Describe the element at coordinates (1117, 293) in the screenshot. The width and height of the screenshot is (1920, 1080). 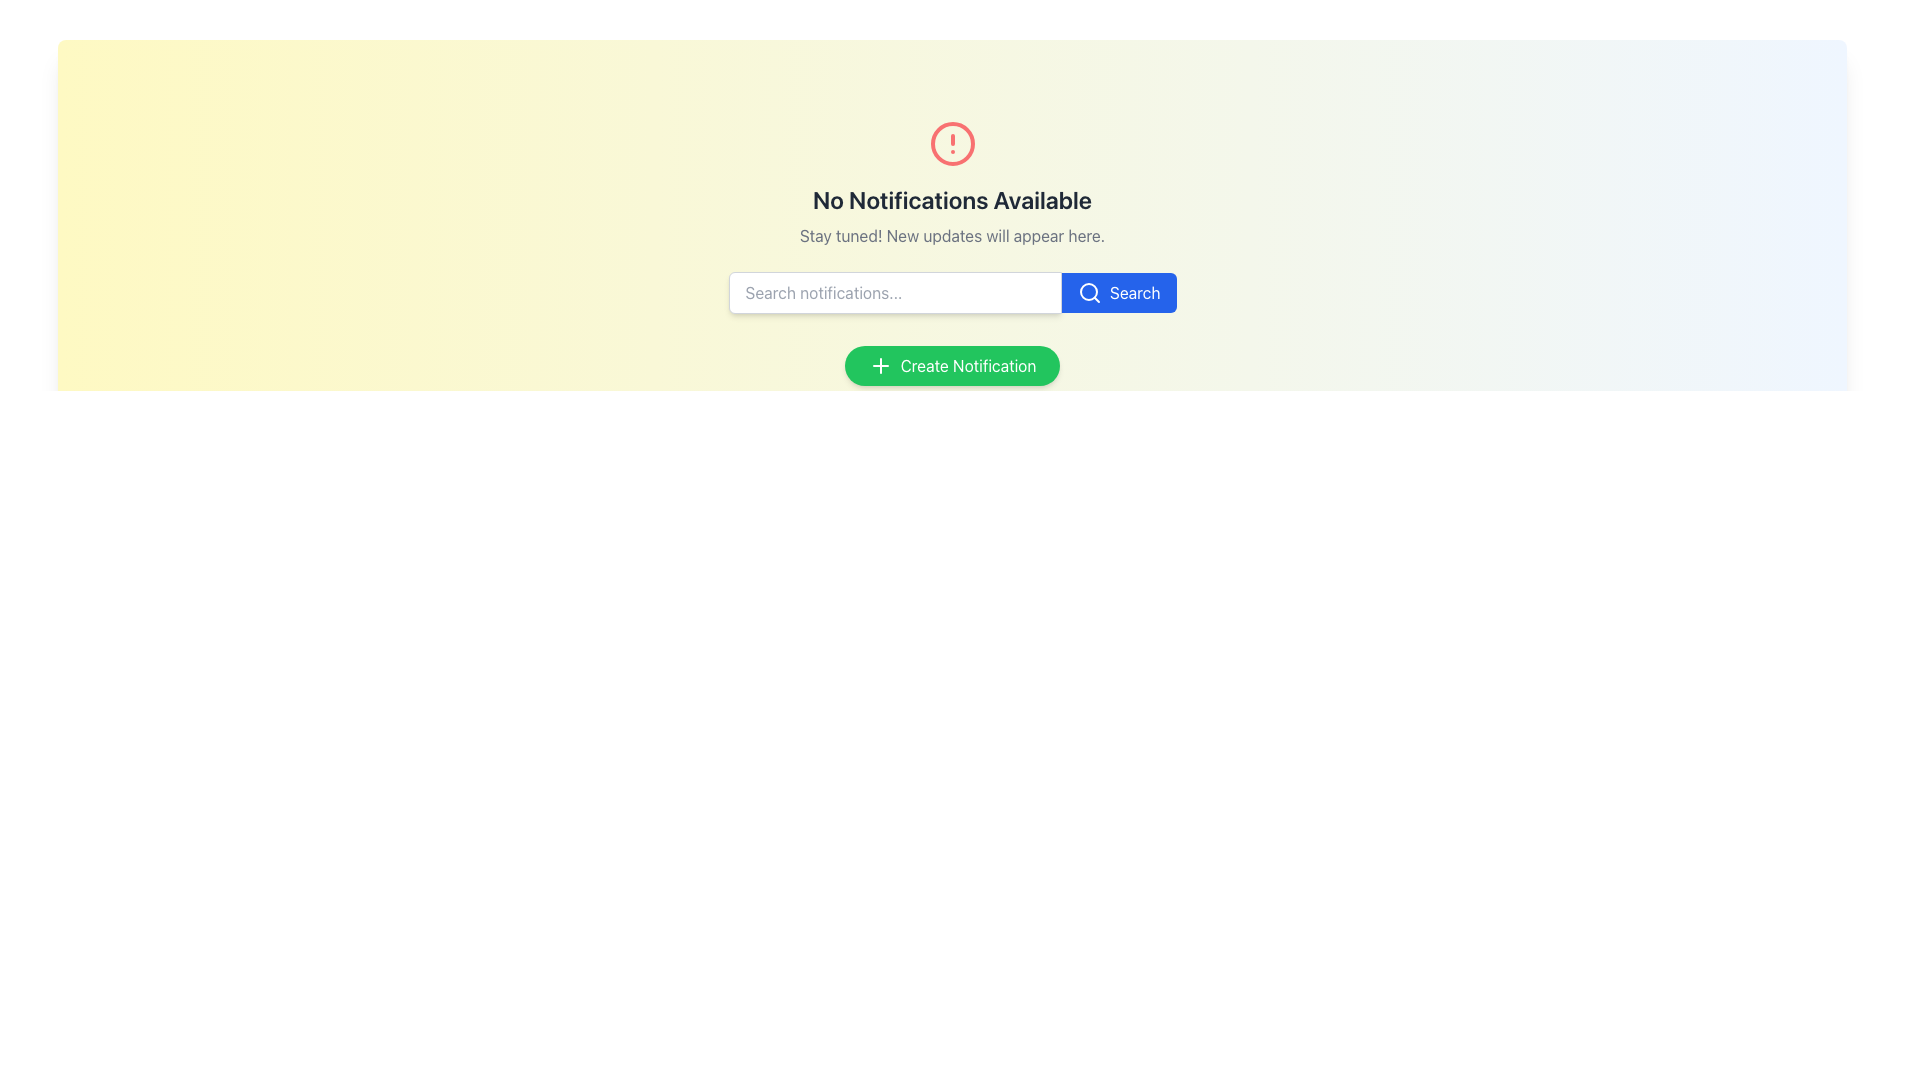
I see `the search button located directly below the 'No Notifications Available' heading to initiate the search action` at that location.